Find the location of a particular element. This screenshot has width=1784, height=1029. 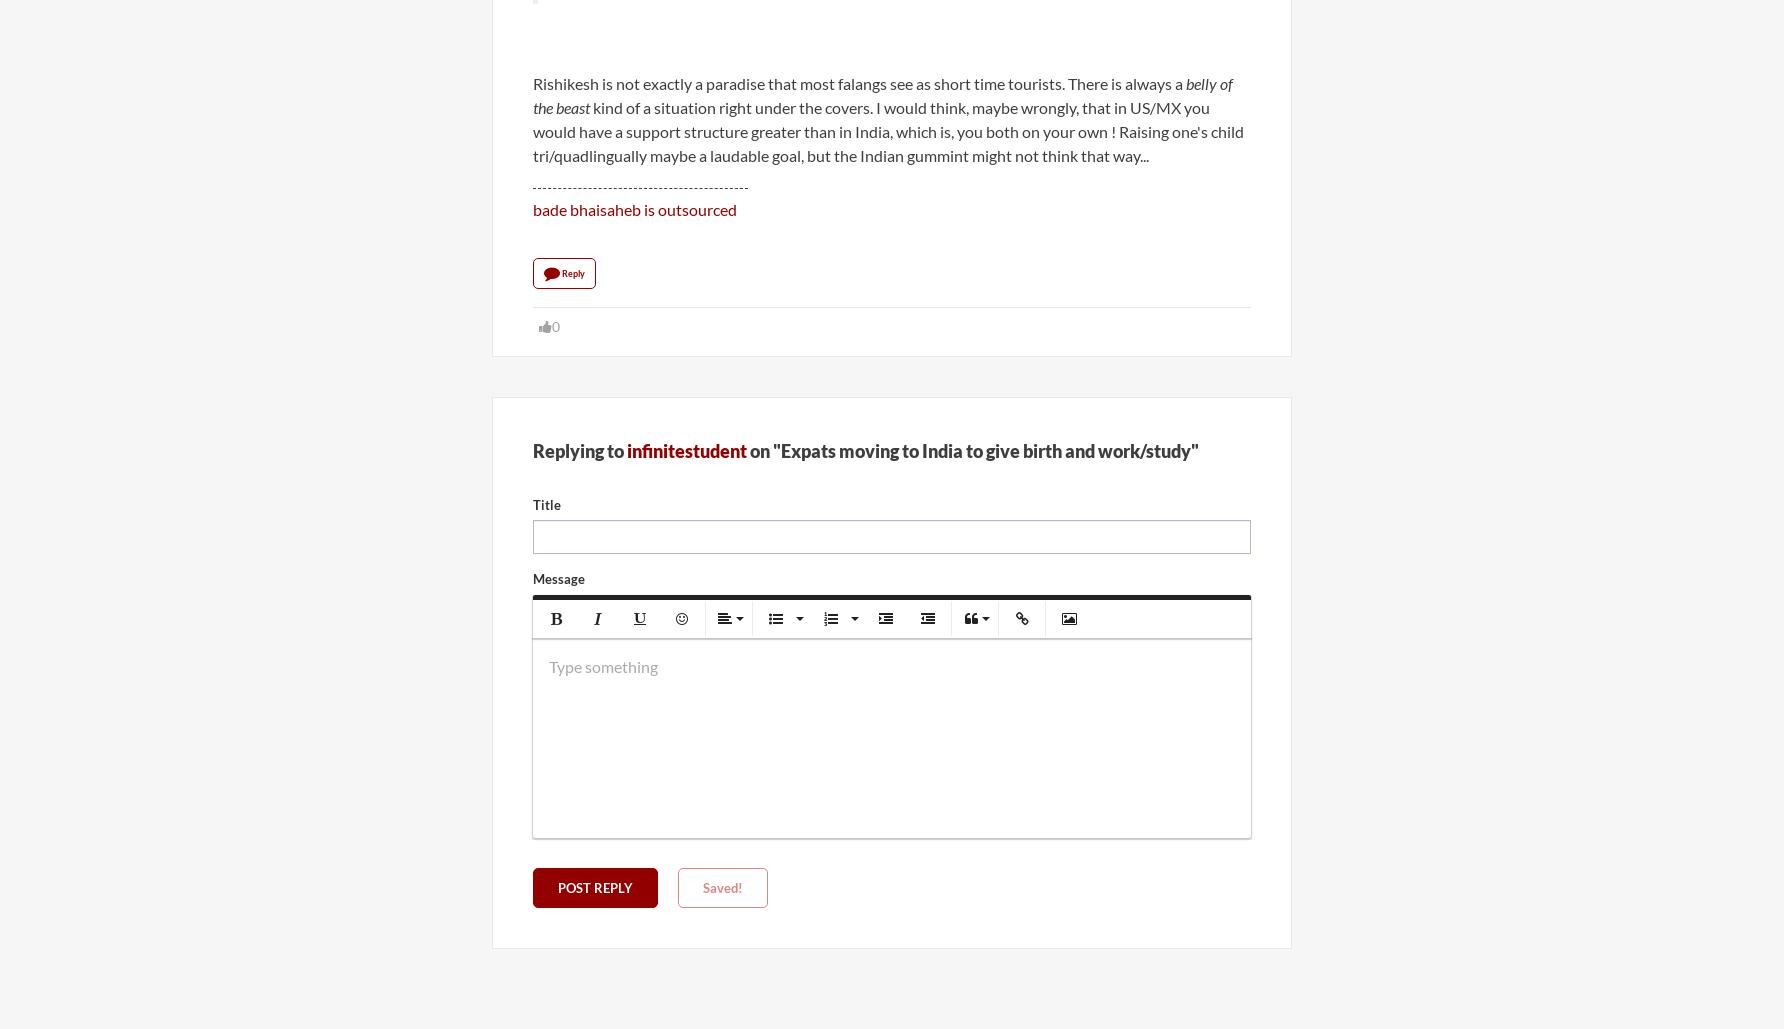

'kind of a situation right under the covers. I would think, maybe wrongly, that in US/MX you would have a support structure greater than in India, which is, you both on your own ! Raising one's child tri/quadlingually maybe a laudable goal, but the Indian gummint might not think that way...' is located at coordinates (887, 130).